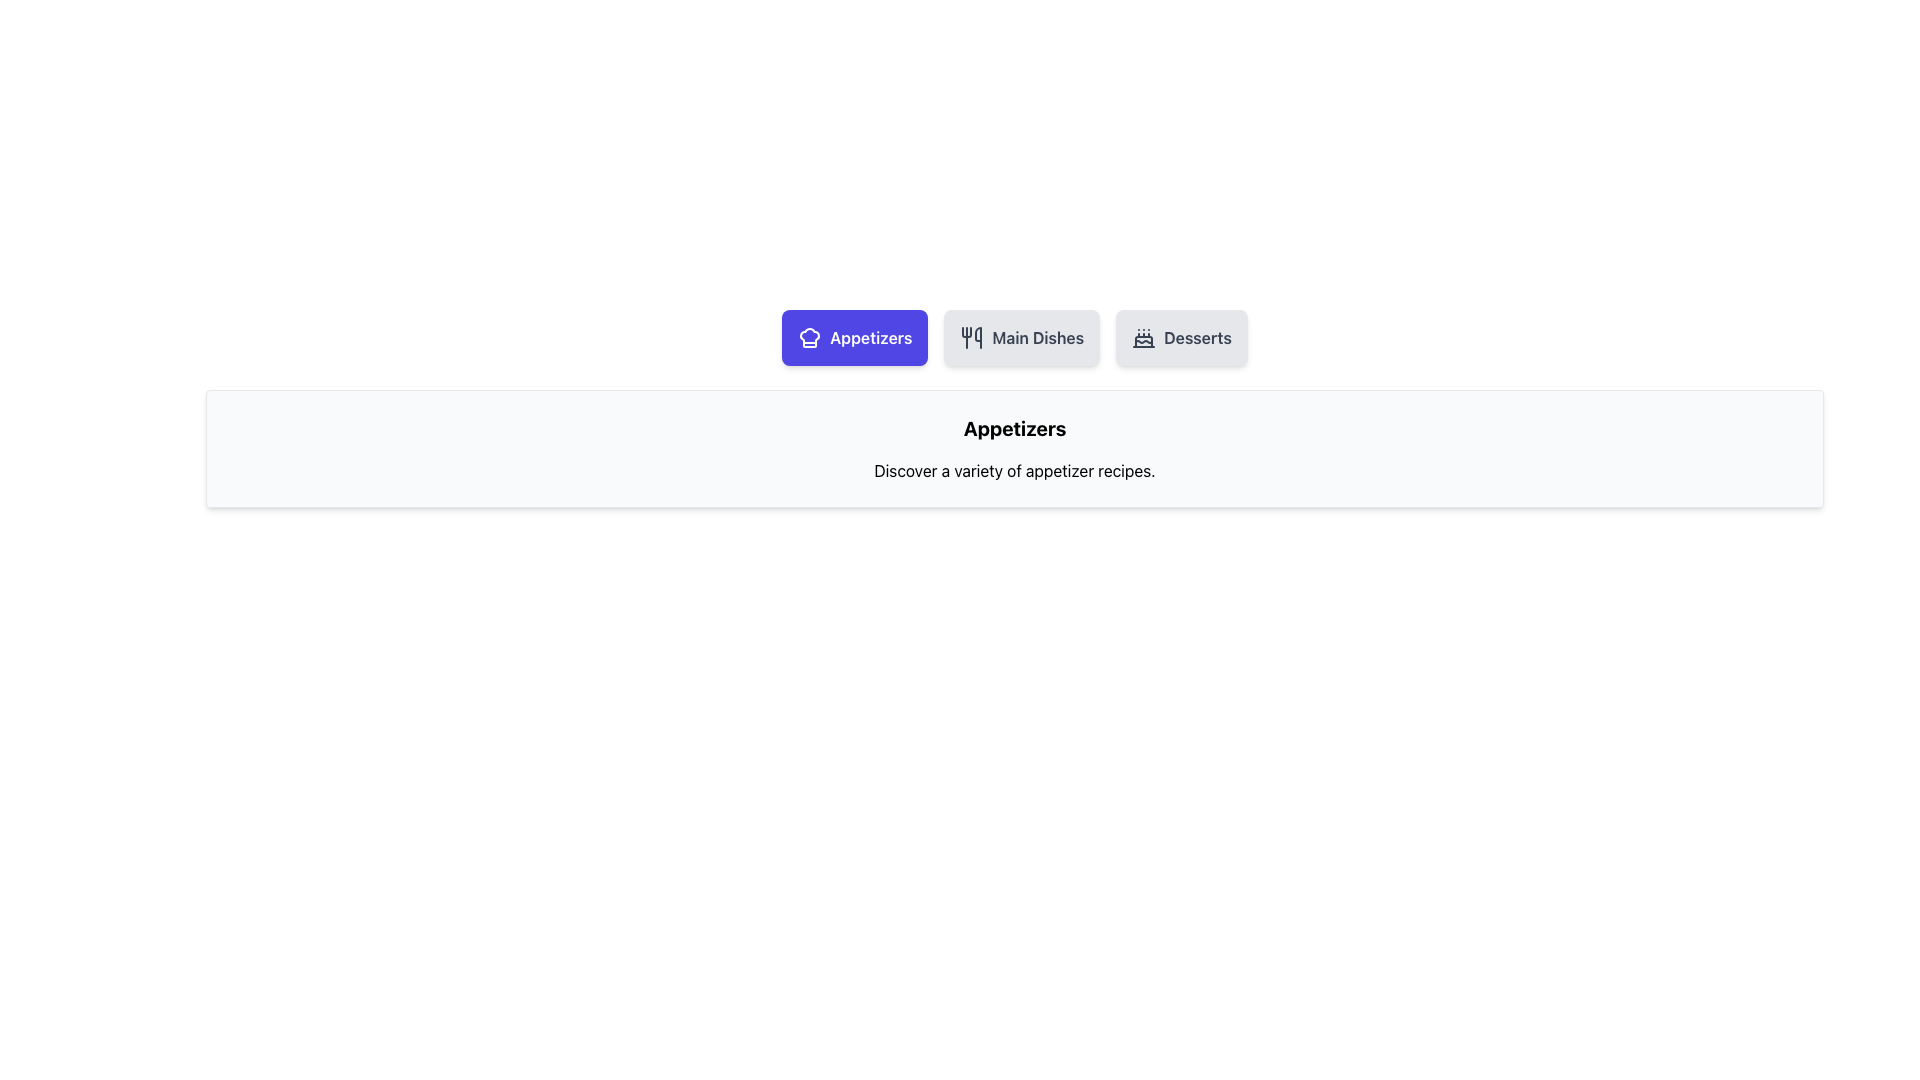 The width and height of the screenshot is (1920, 1080). What do you see at coordinates (871, 337) in the screenshot?
I see `the 'Appetizers' text label that indicates its purpose as part of the navigation bar, positioned between the chef hat icon and other menu items` at bounding box center [871, 337].